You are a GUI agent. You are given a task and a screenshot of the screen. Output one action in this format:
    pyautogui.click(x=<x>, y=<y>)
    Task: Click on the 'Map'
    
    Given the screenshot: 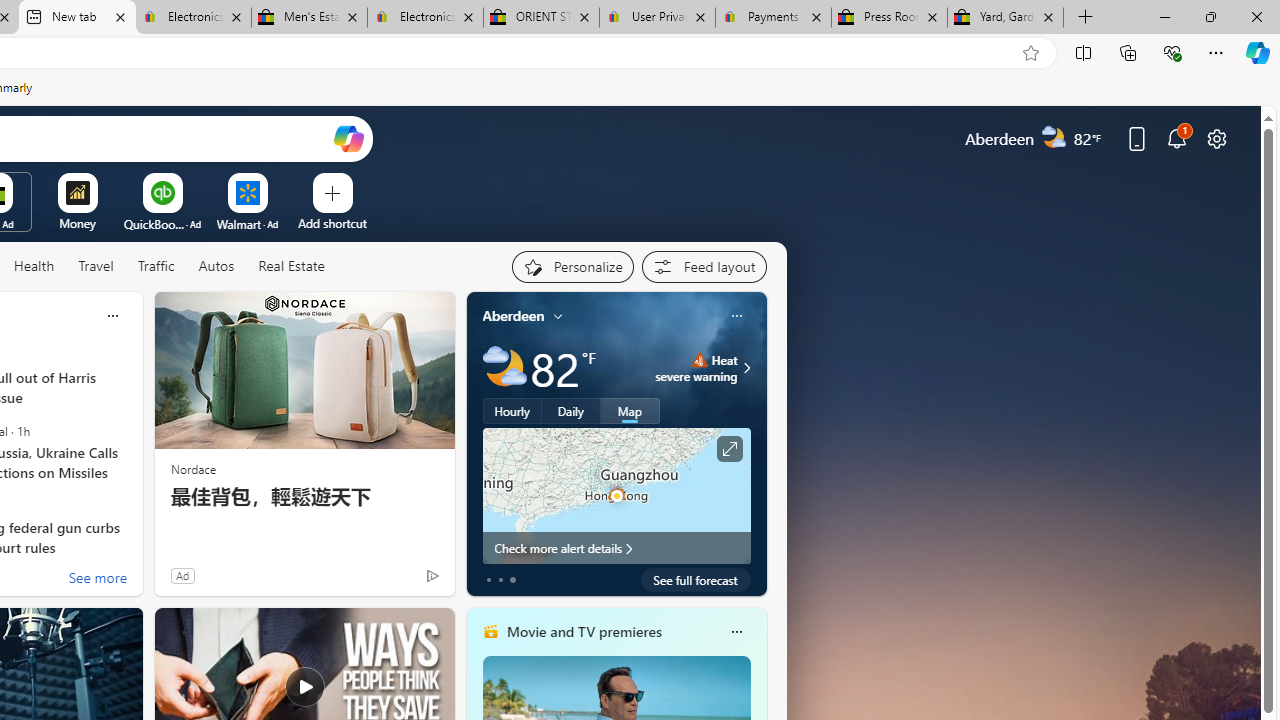 What is the action you would take?
    pyautogui.click(x=629, y=410)
    